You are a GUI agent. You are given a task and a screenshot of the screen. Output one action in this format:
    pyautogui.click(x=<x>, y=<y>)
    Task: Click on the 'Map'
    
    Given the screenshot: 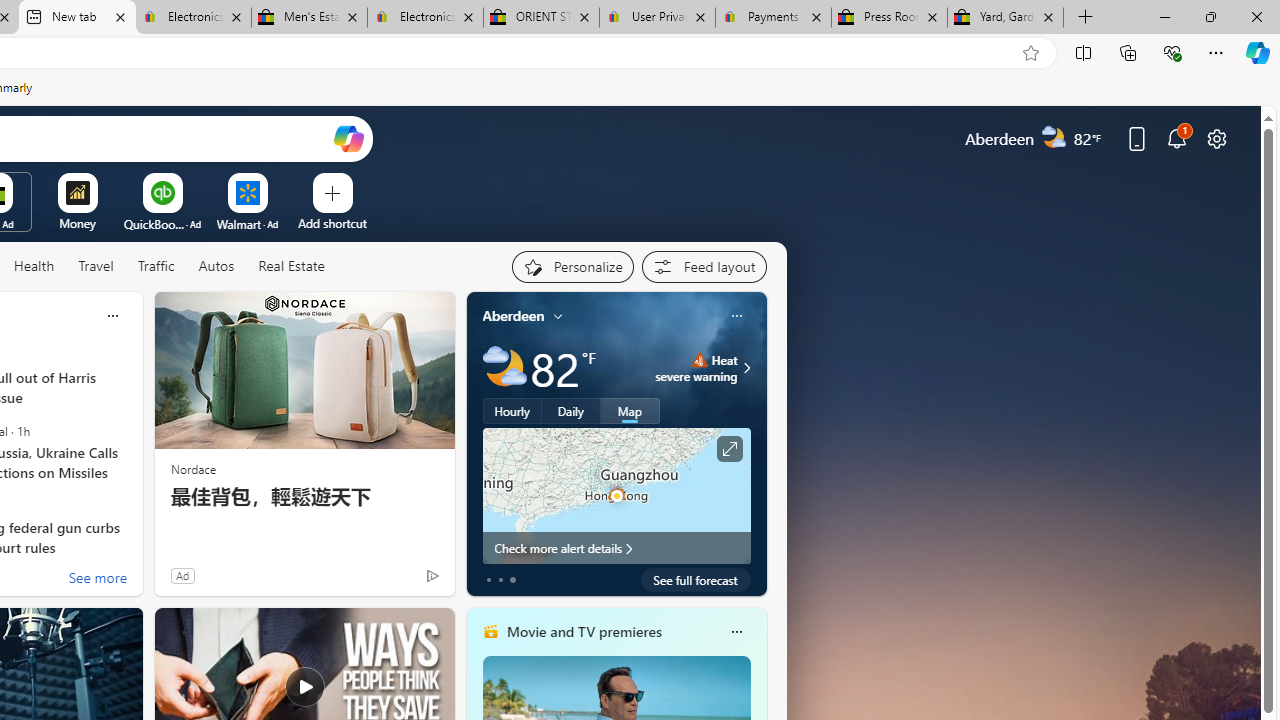 What is the action you would take?
    pyautogui.click(x=629, y=410)
    